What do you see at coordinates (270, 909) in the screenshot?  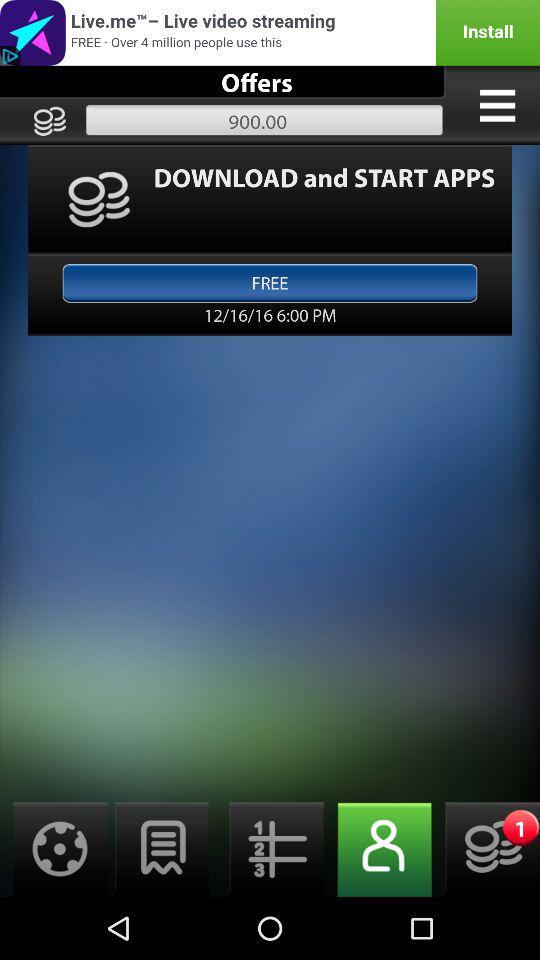 I see `the list icon` at bounding box center [270, 909].